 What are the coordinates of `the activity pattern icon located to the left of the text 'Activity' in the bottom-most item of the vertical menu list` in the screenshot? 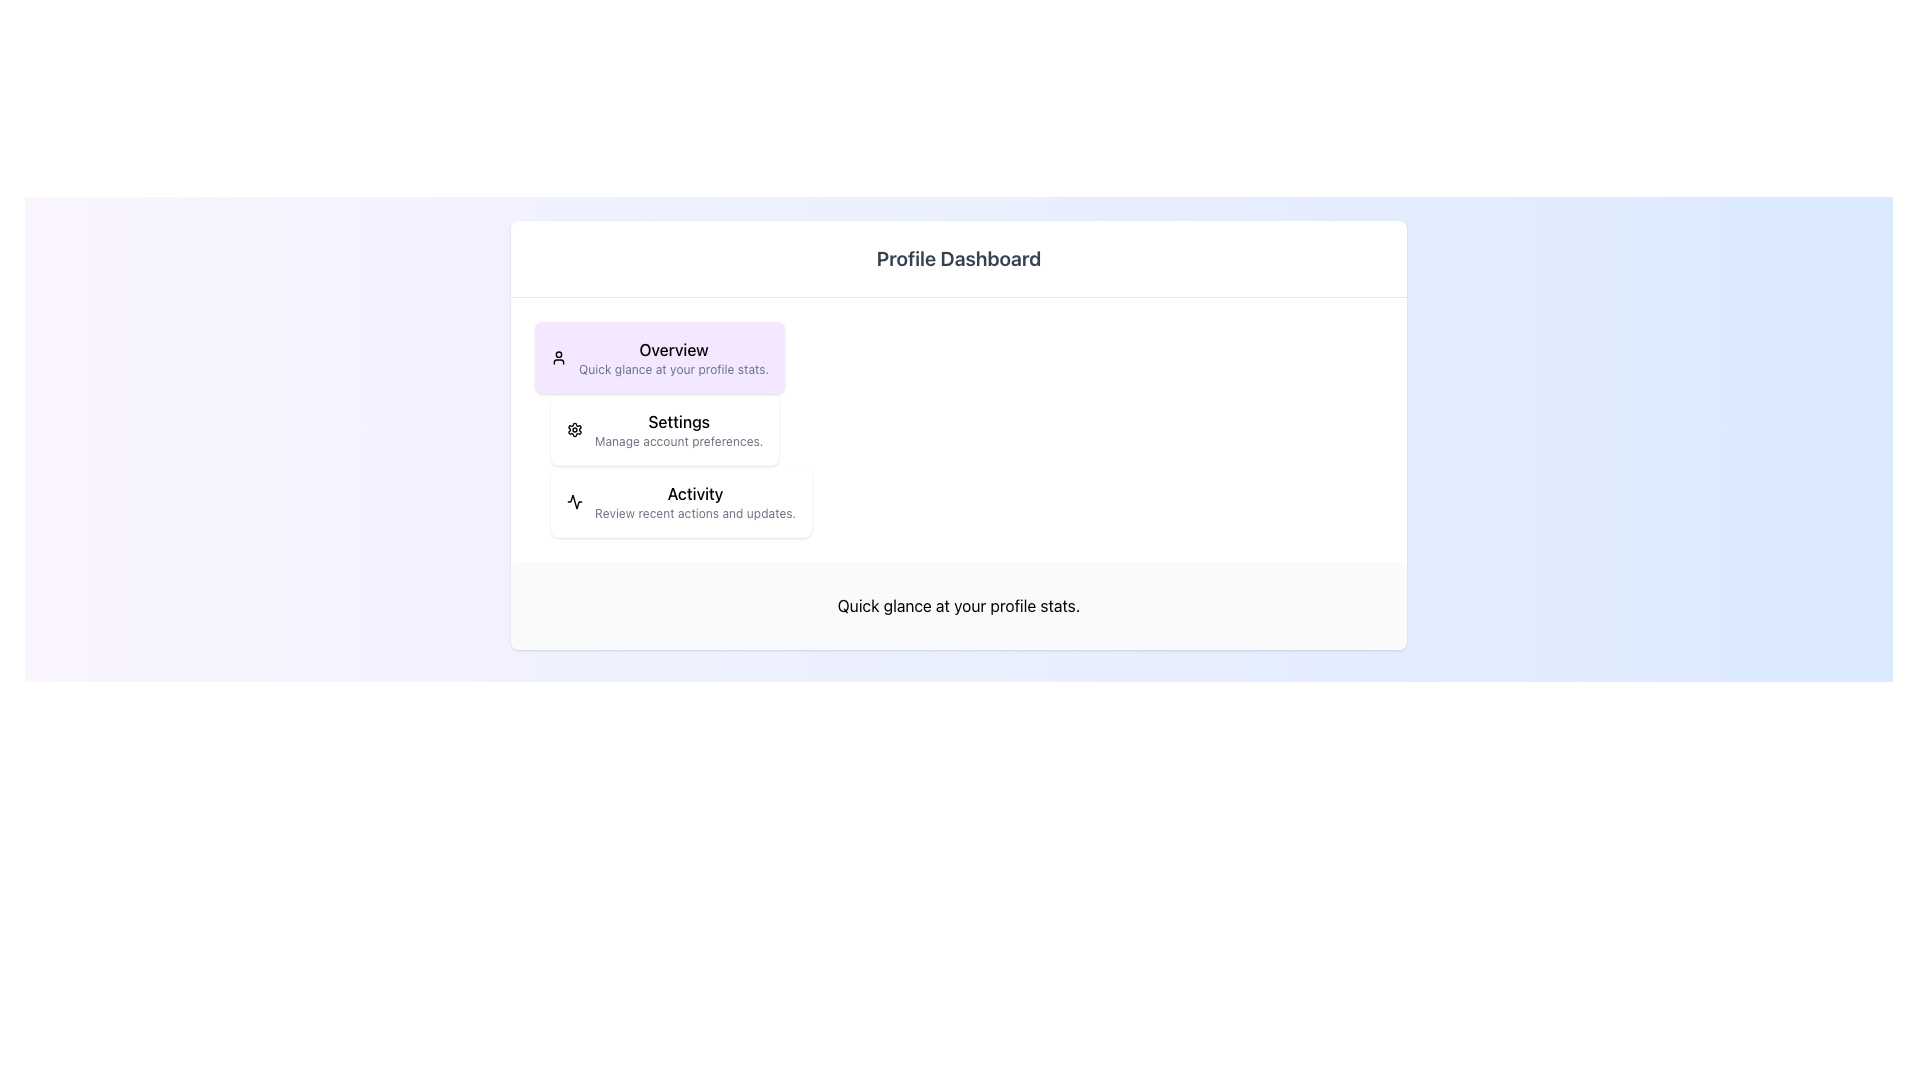 It's located at (574, 500).